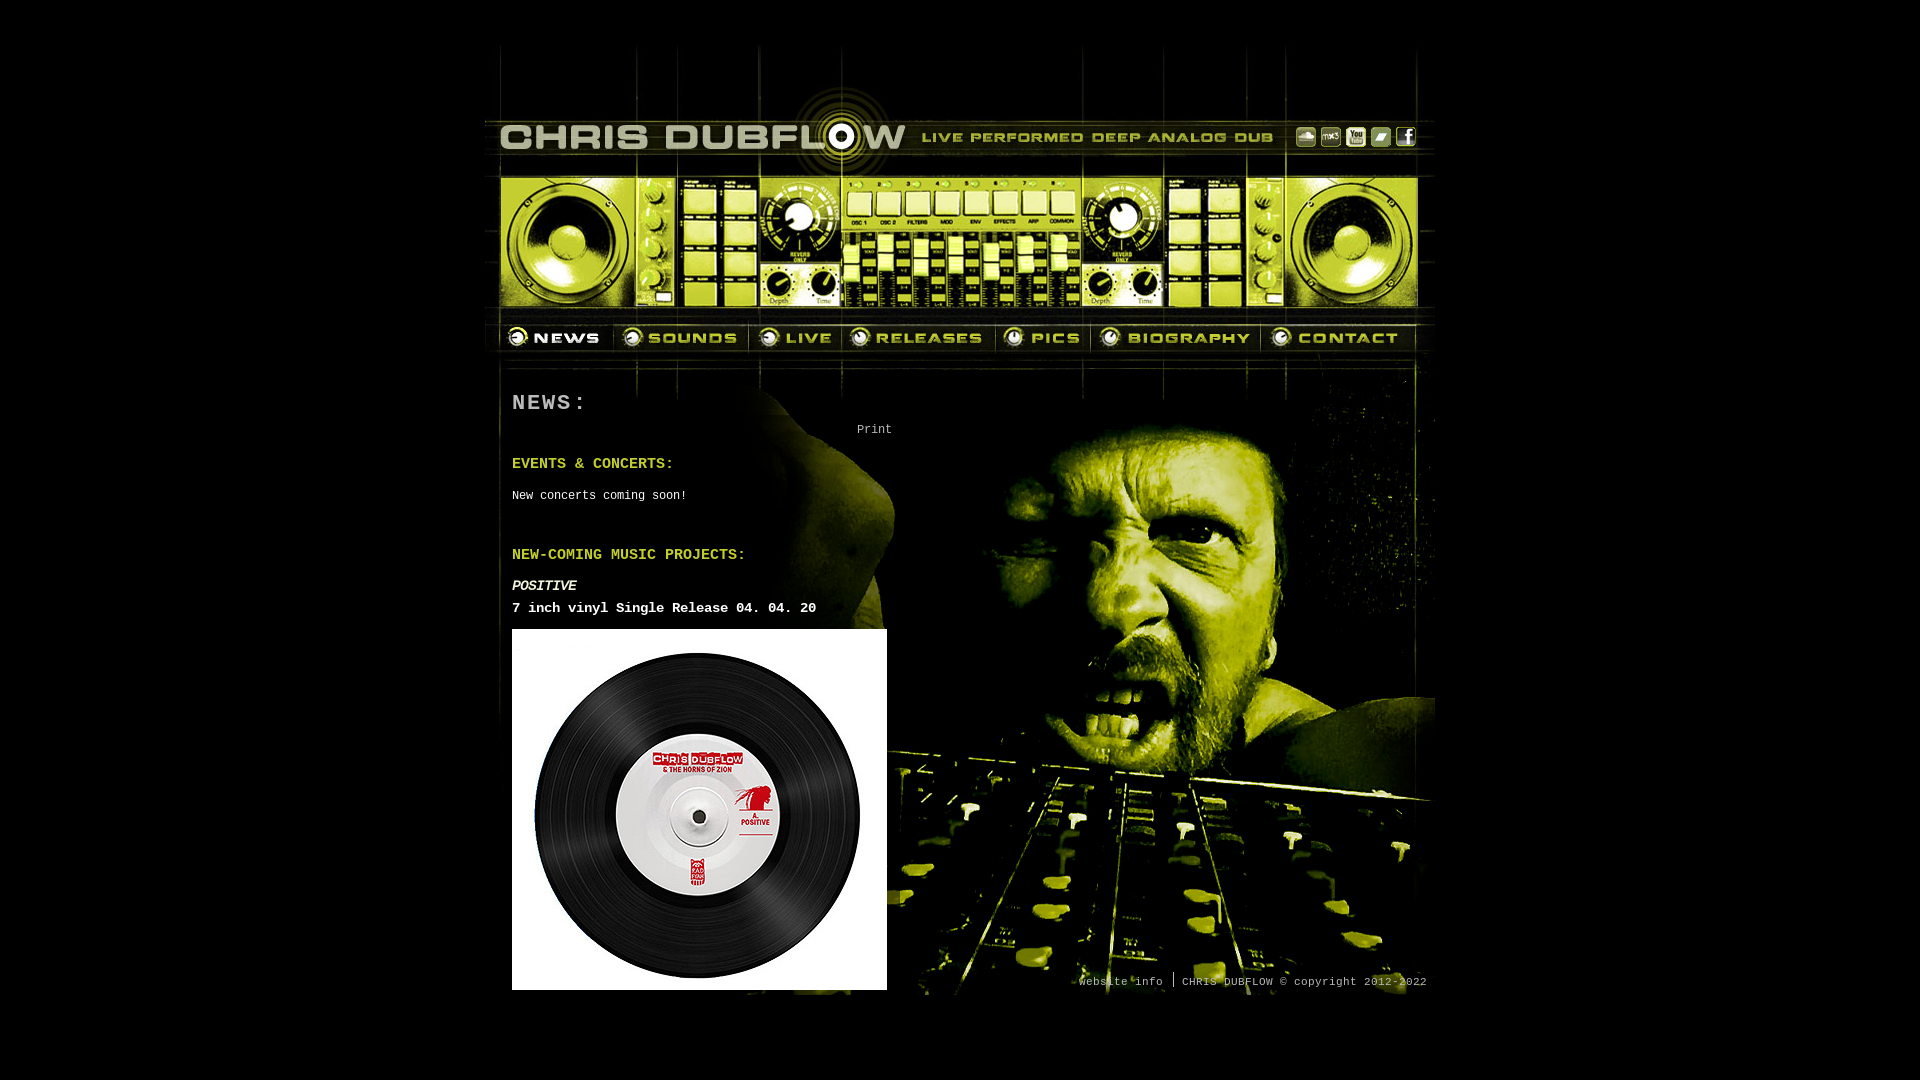  Describe the element at coordinates (1330, 136) in the screenshot. I see `'MX3'` at that location.